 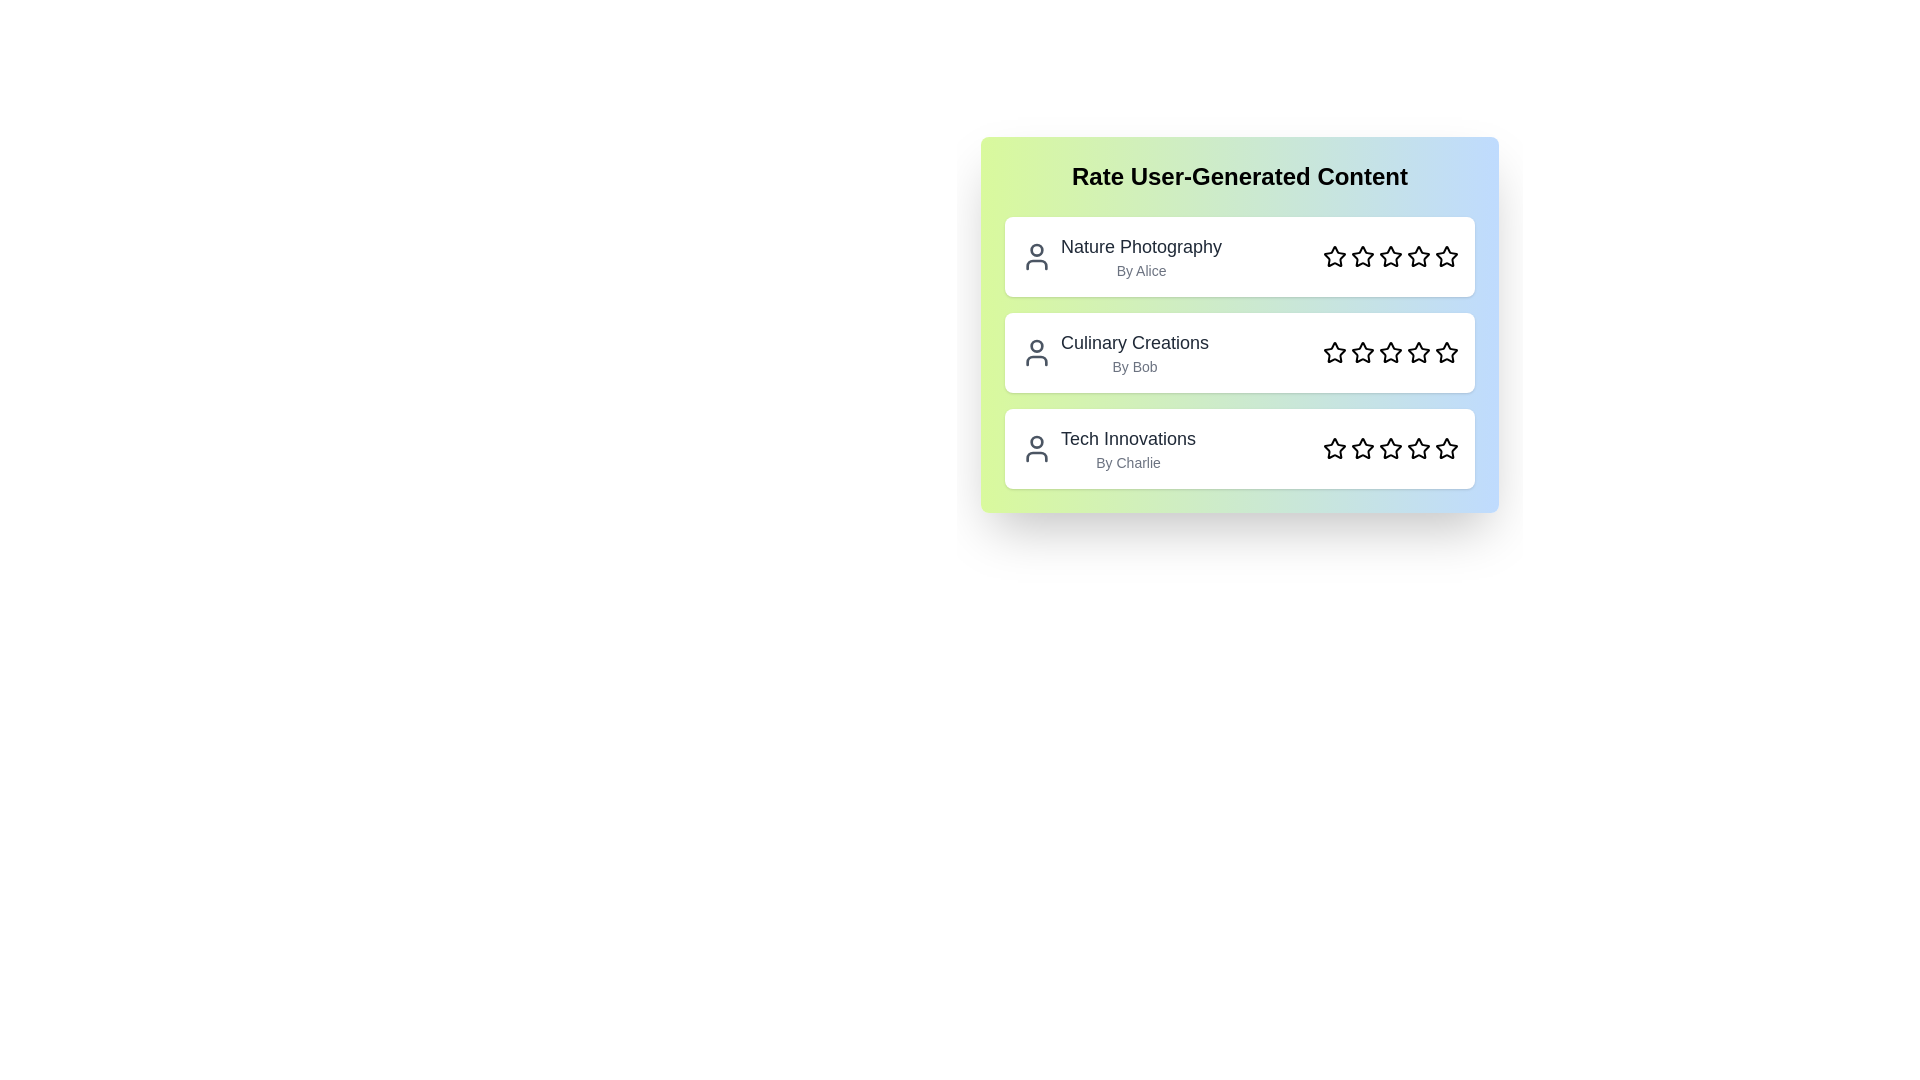 I want to click on the star corresponding to the rating 4 for the content Nature Photography, so click(x=1418, y=256).